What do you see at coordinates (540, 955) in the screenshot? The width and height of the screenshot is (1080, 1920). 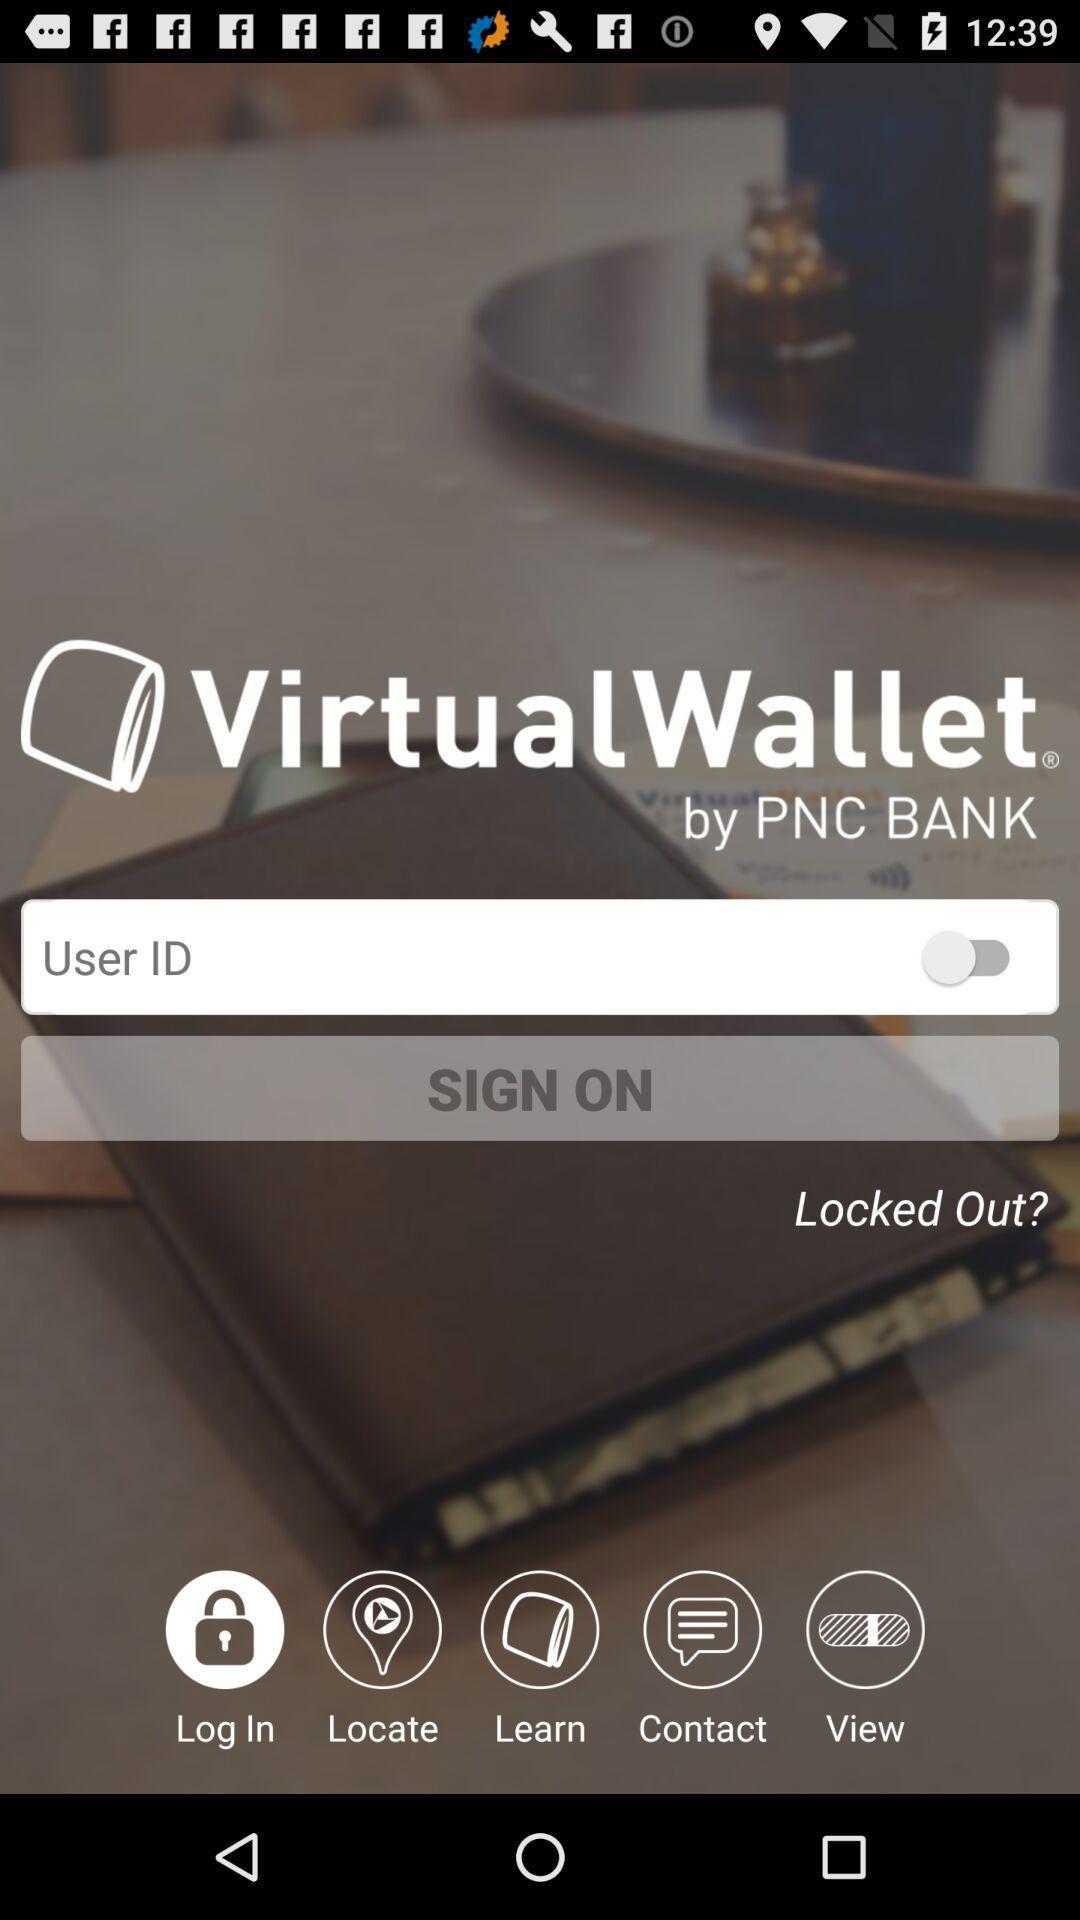 I see `user id` at bounding box center [540, 955].